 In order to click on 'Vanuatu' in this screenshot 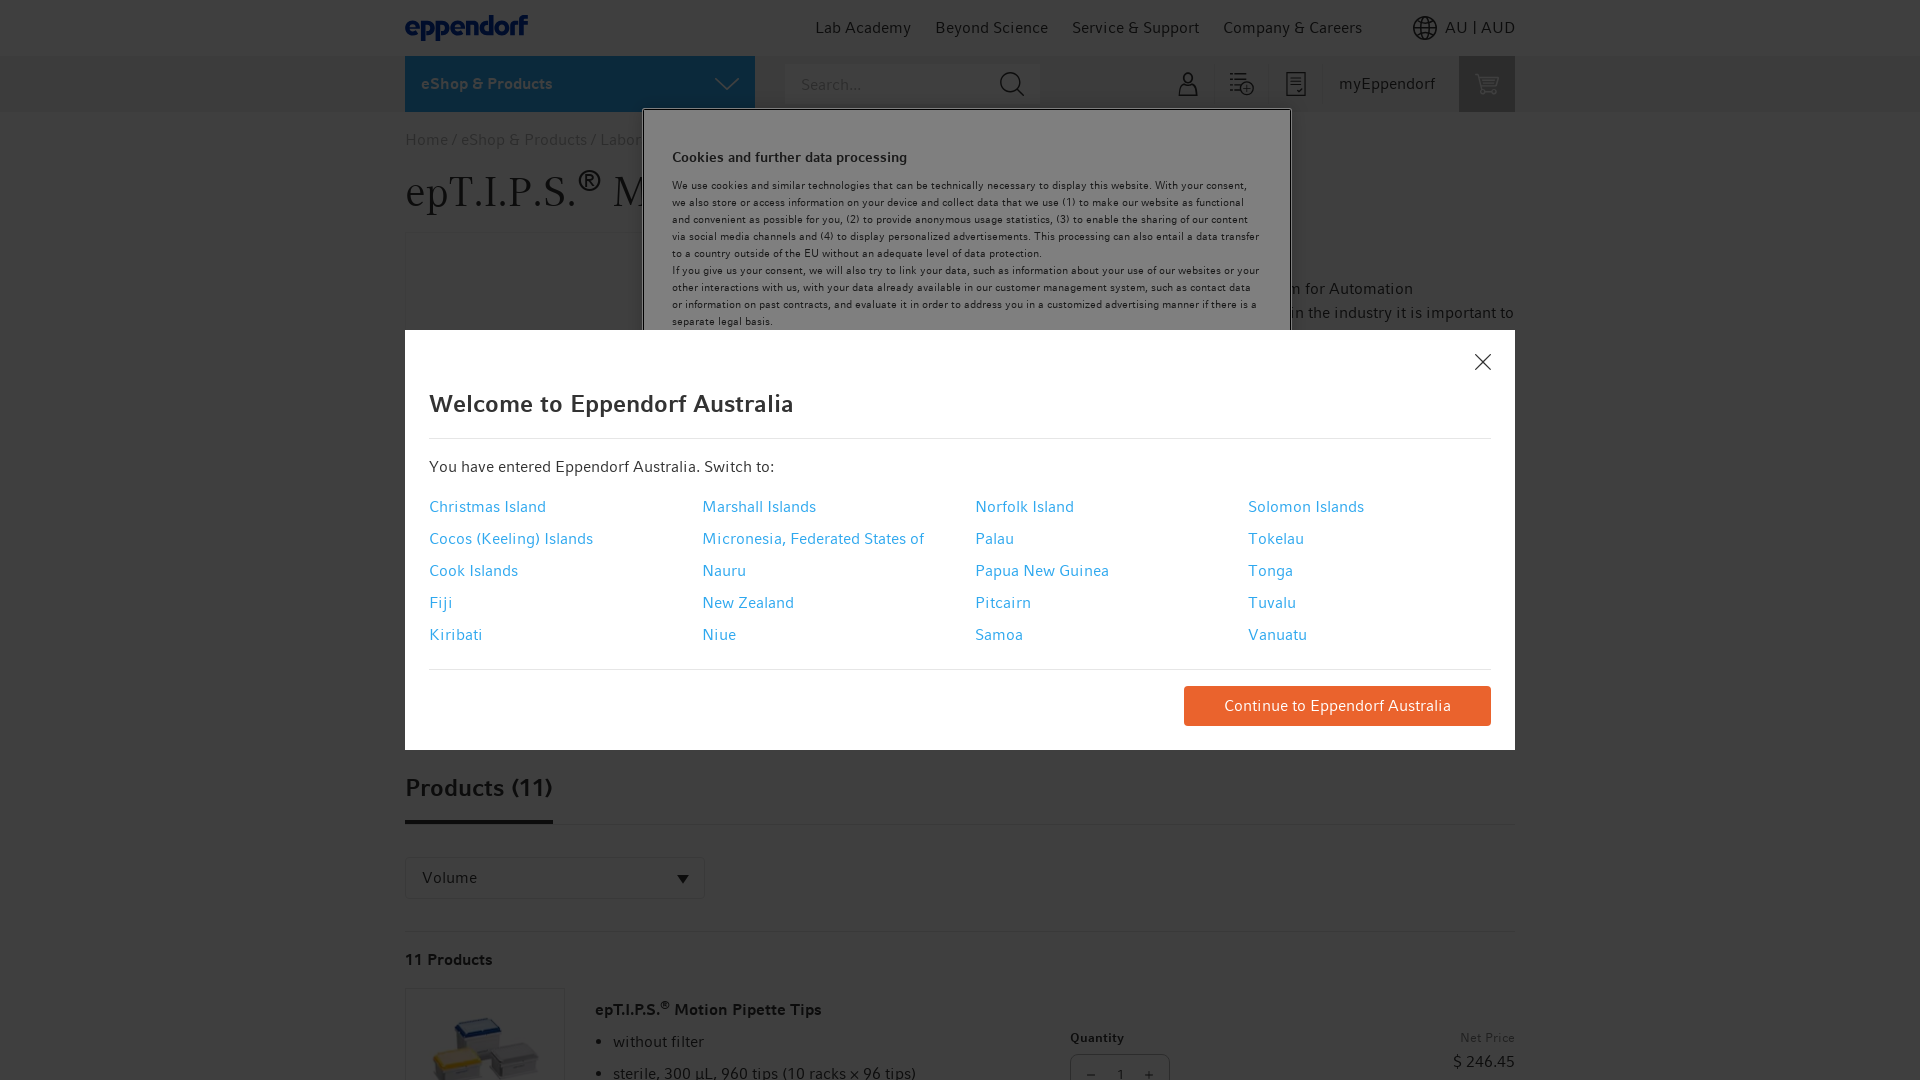, I will do `click(1276, 635)`.